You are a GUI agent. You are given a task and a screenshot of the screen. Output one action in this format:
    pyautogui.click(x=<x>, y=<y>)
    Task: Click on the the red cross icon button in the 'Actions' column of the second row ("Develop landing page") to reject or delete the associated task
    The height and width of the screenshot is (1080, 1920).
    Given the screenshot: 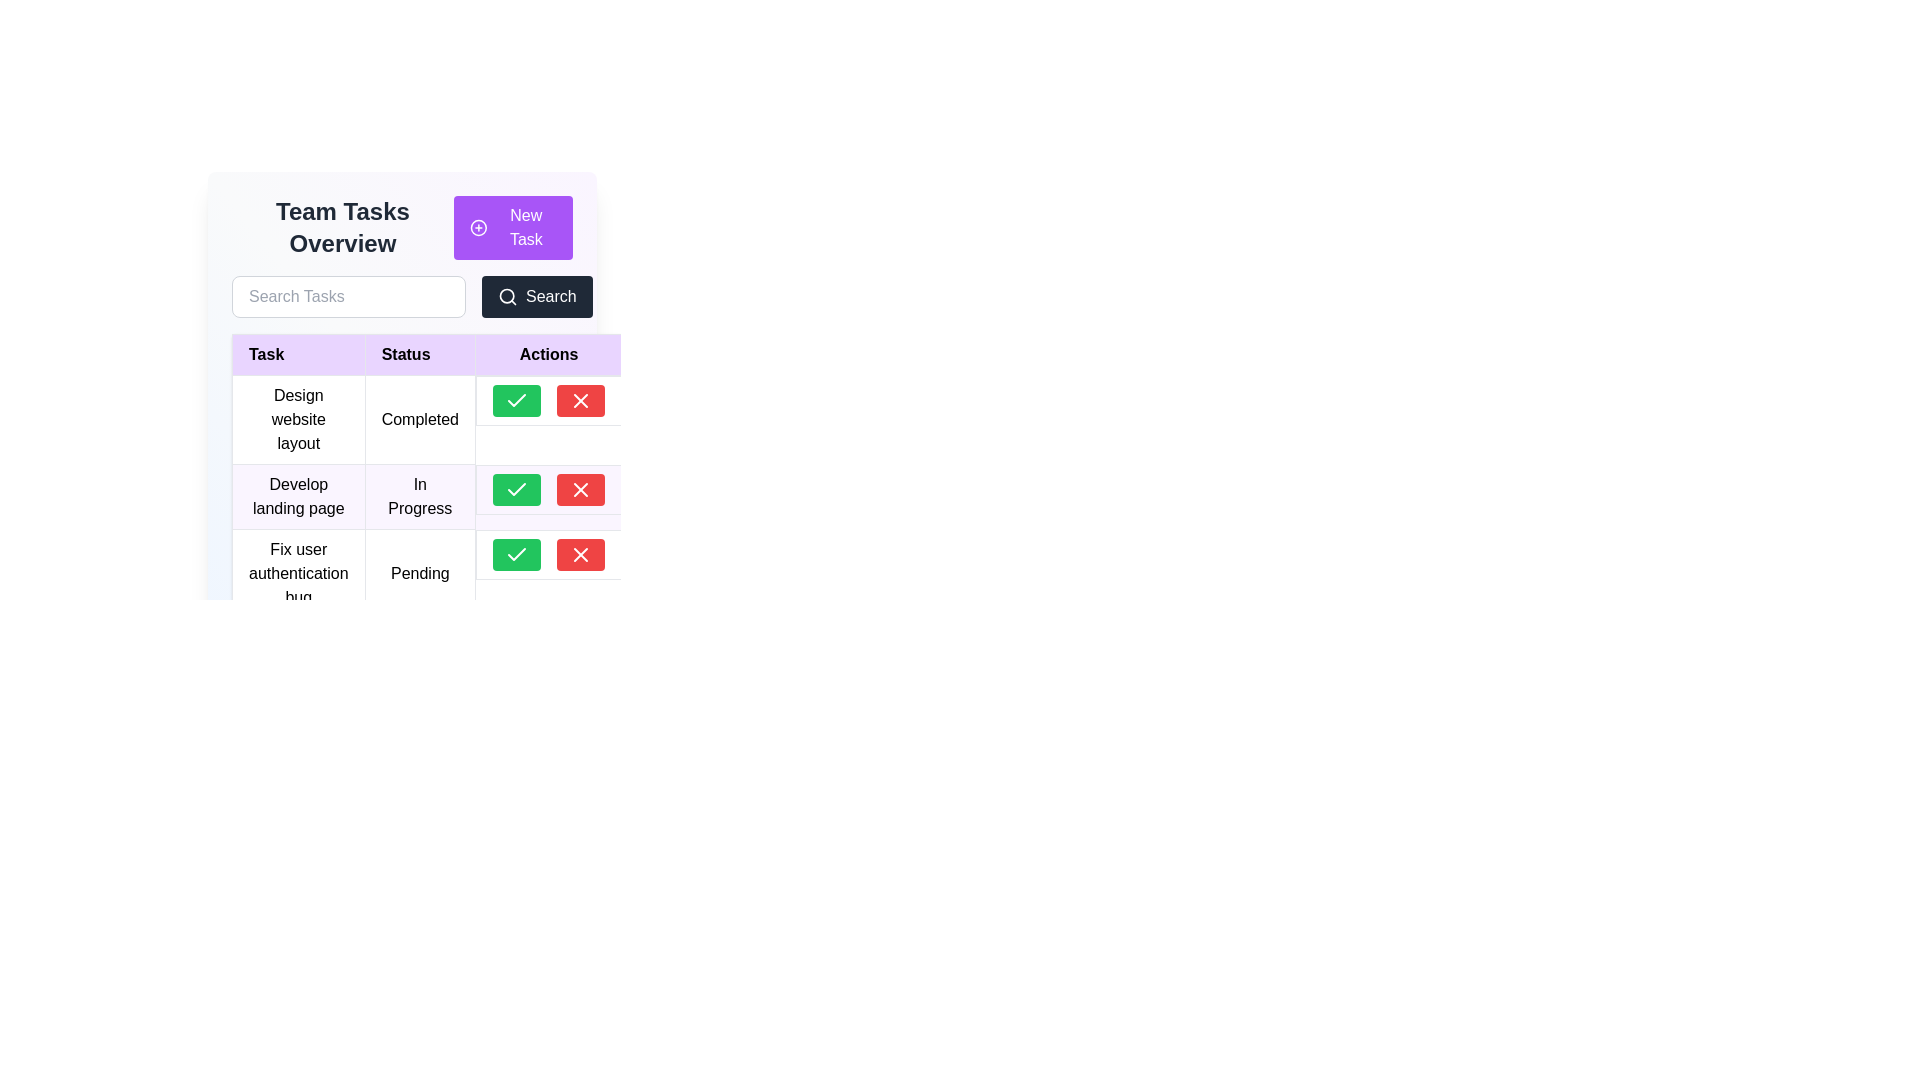 What is the action you would take?
    pyautogui.click(x=579, y=489)
    